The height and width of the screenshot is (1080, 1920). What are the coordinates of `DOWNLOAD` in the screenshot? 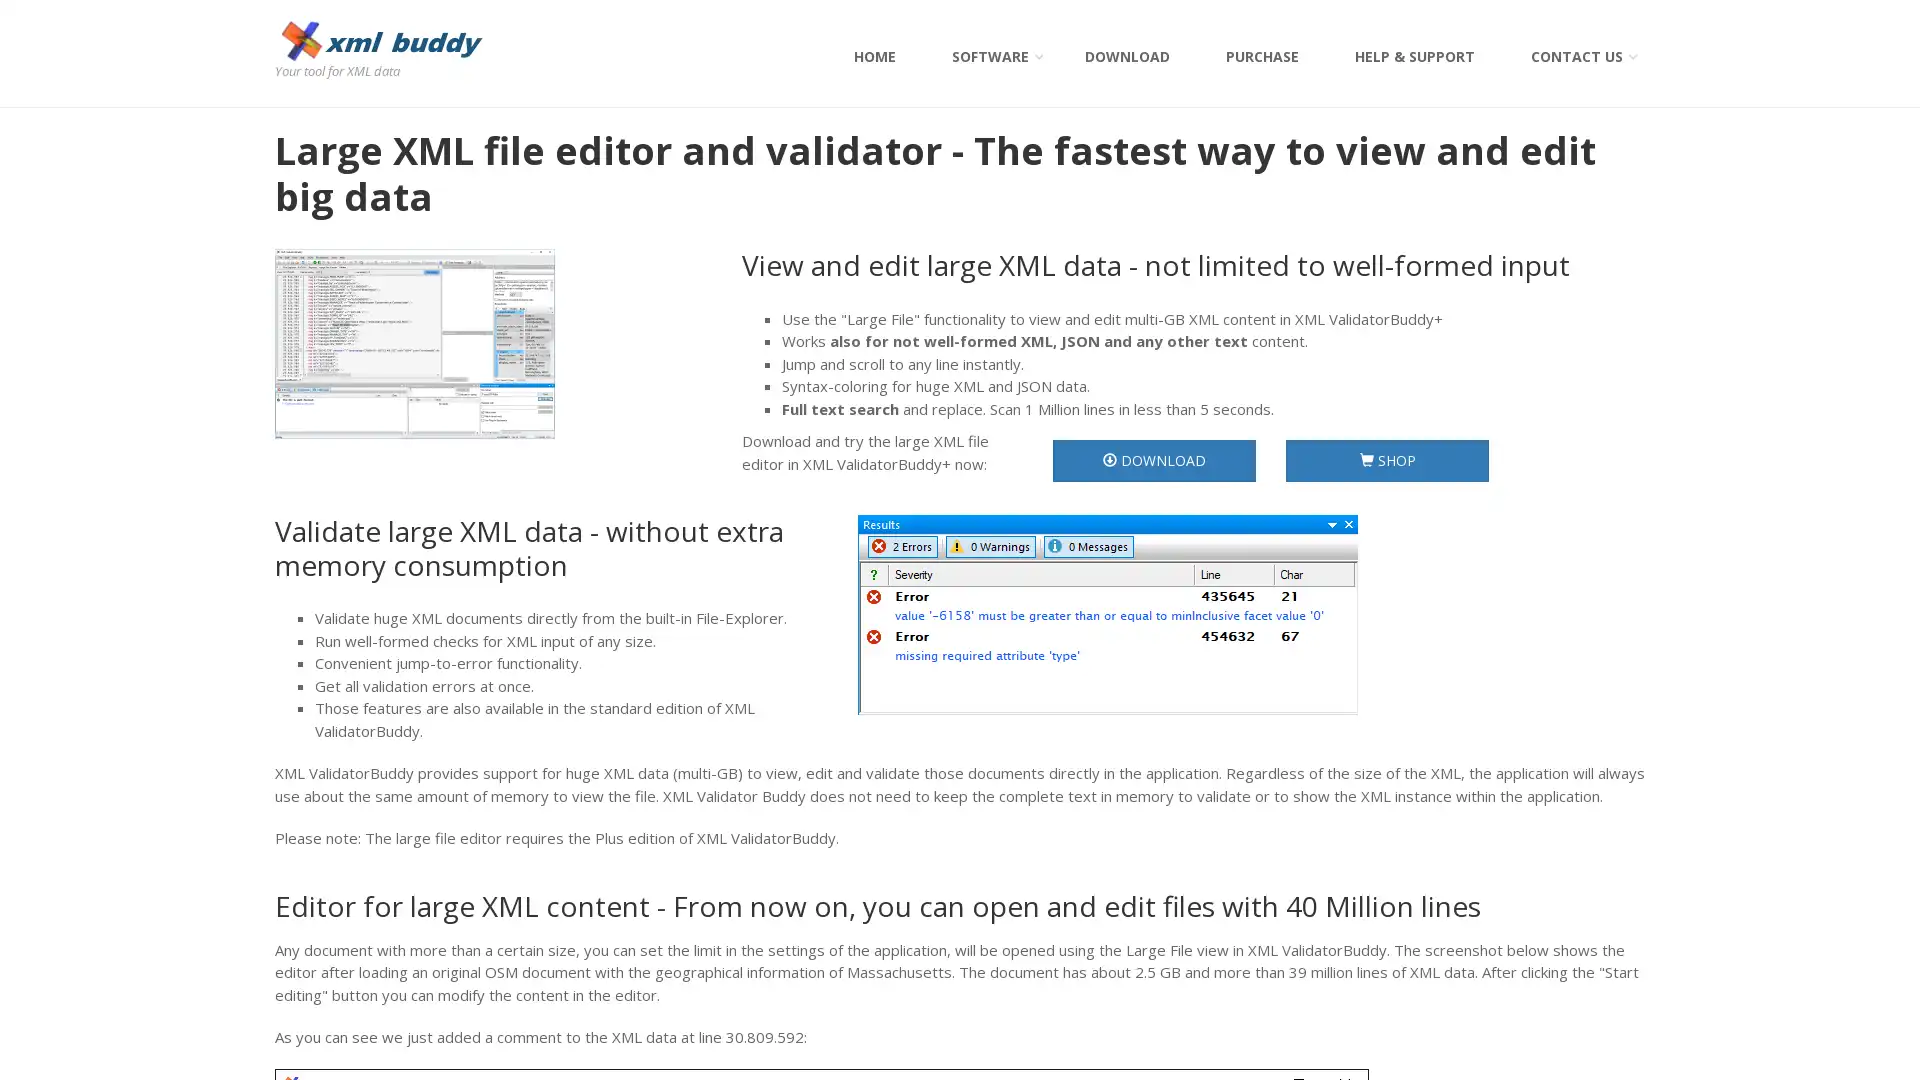 It's located at (1153, 461).